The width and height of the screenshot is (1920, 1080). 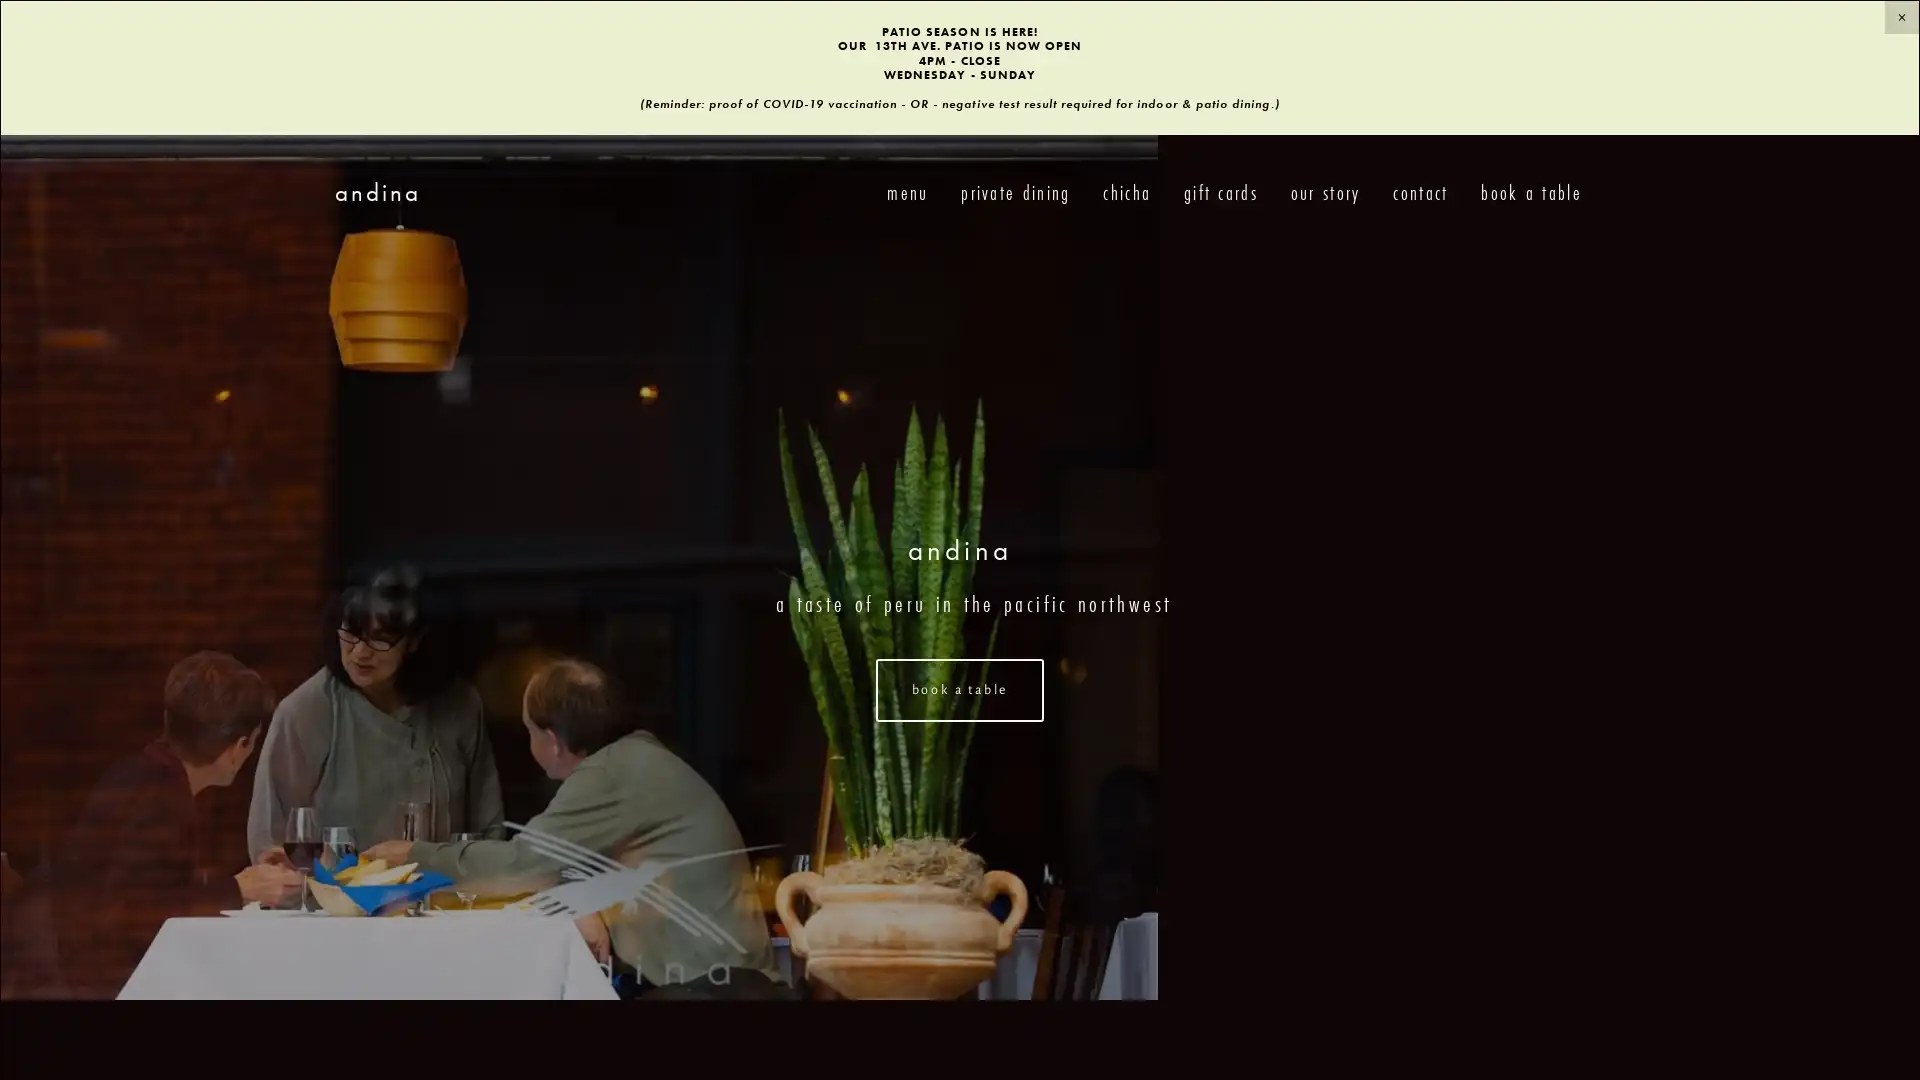 I want to click on Close Announcement, so click(x=1900, y=17).